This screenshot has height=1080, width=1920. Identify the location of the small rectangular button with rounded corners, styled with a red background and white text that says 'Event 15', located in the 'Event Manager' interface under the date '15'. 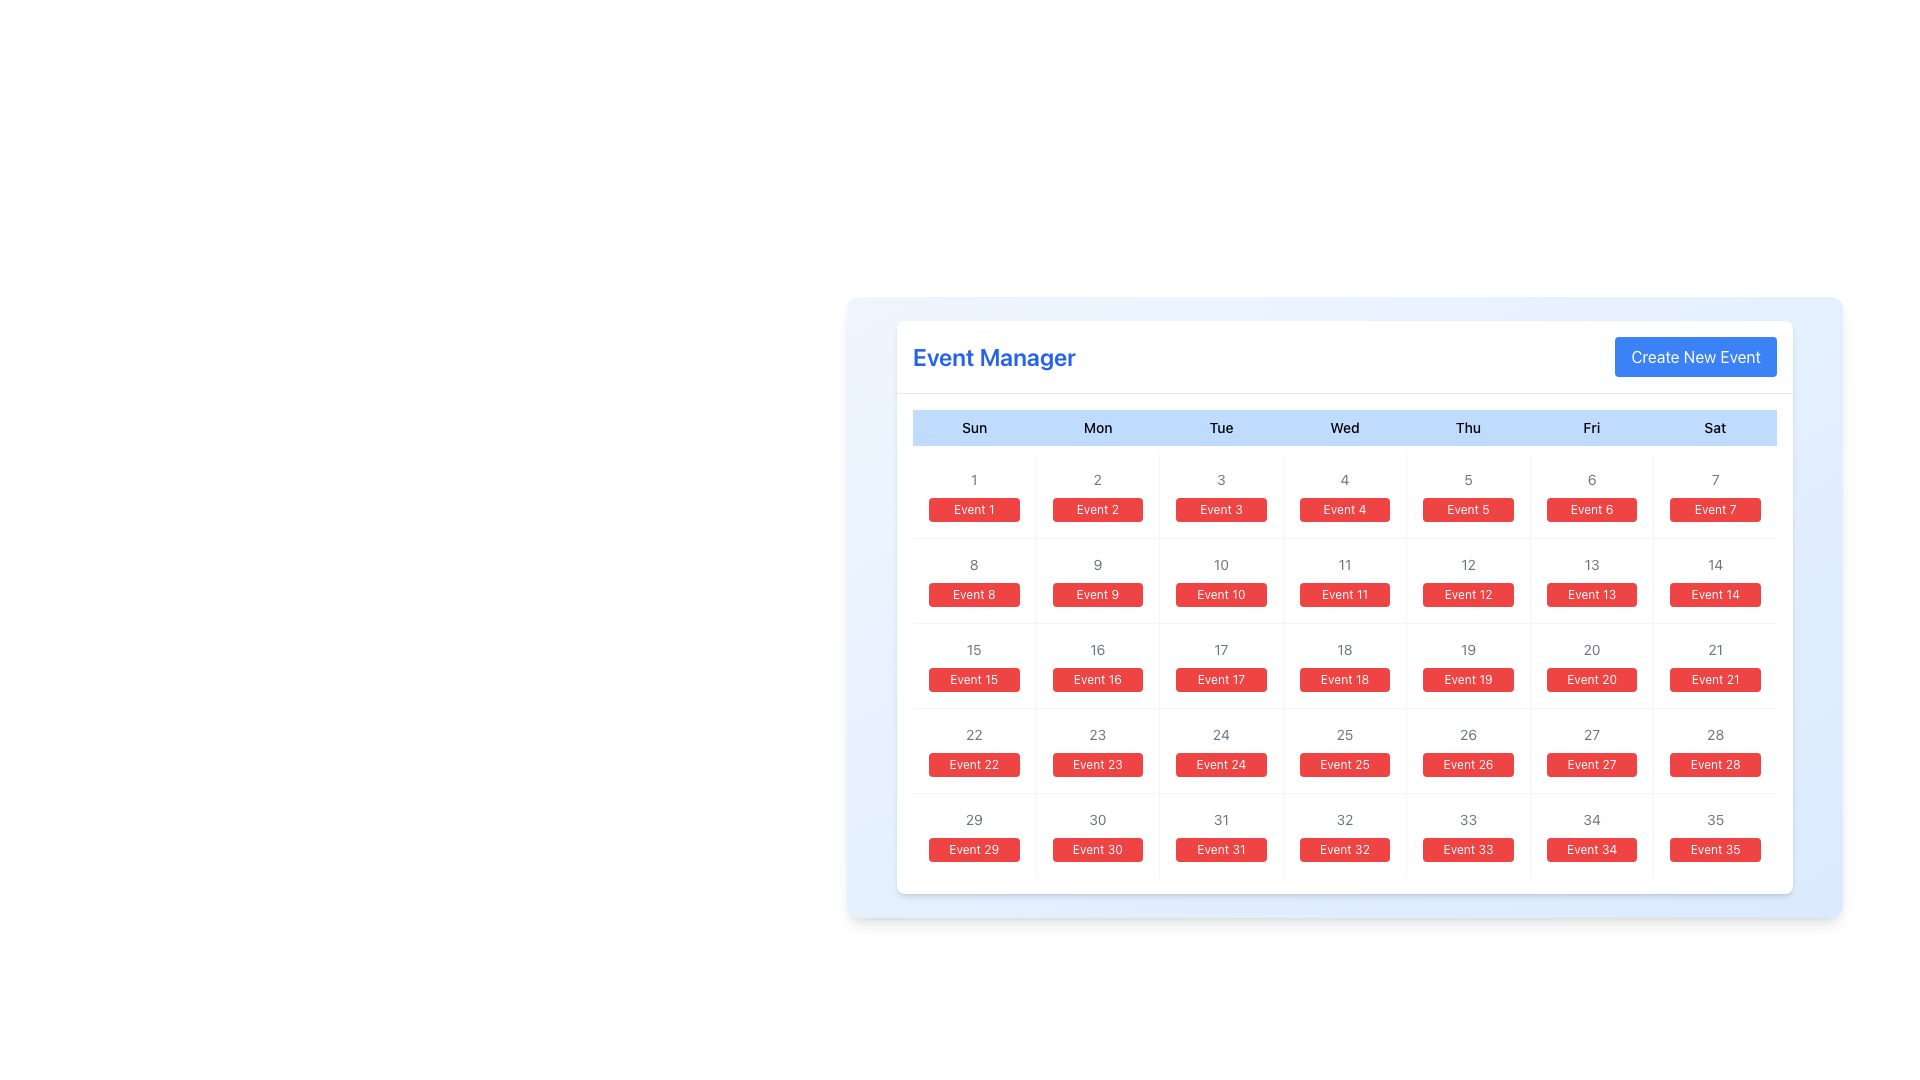
(974, 678).